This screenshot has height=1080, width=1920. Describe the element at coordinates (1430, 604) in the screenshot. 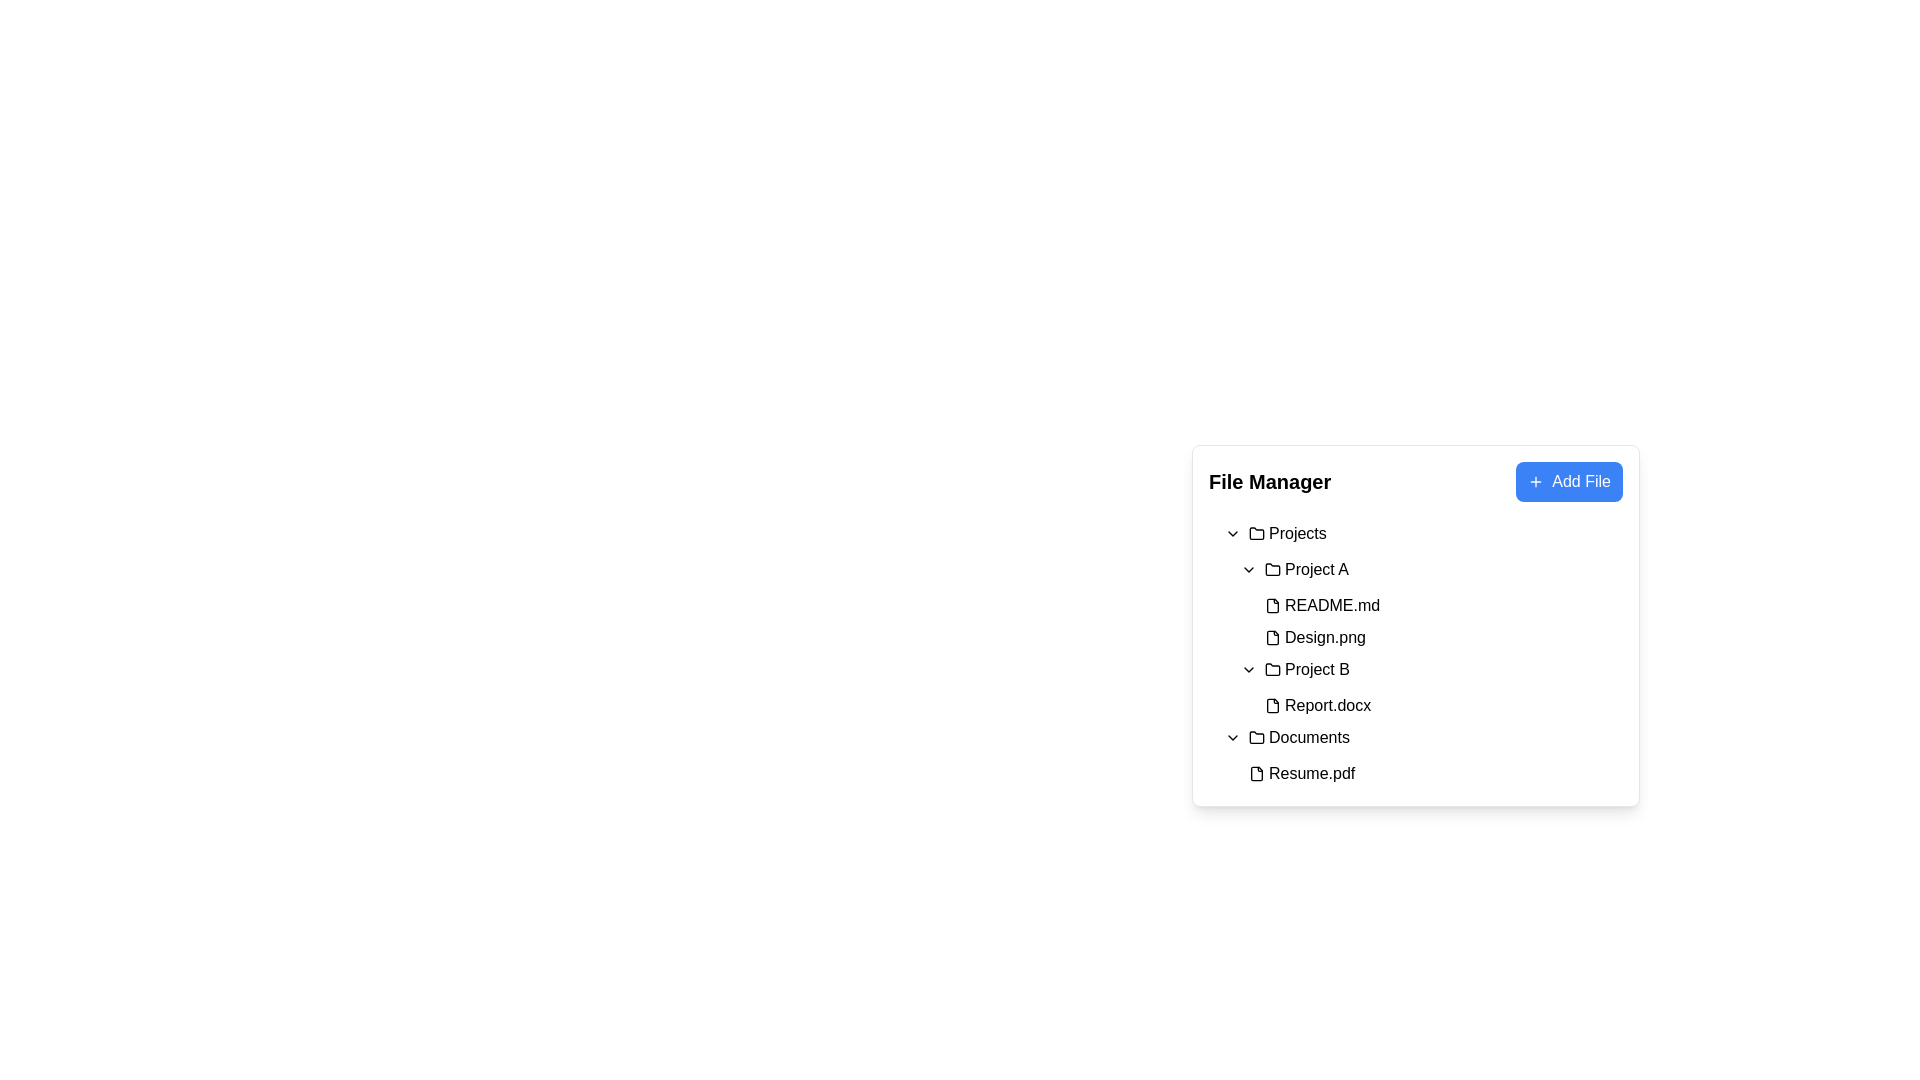

I see `on the 'README.md' file listing entry in the 'File Manager' interface` at that location.